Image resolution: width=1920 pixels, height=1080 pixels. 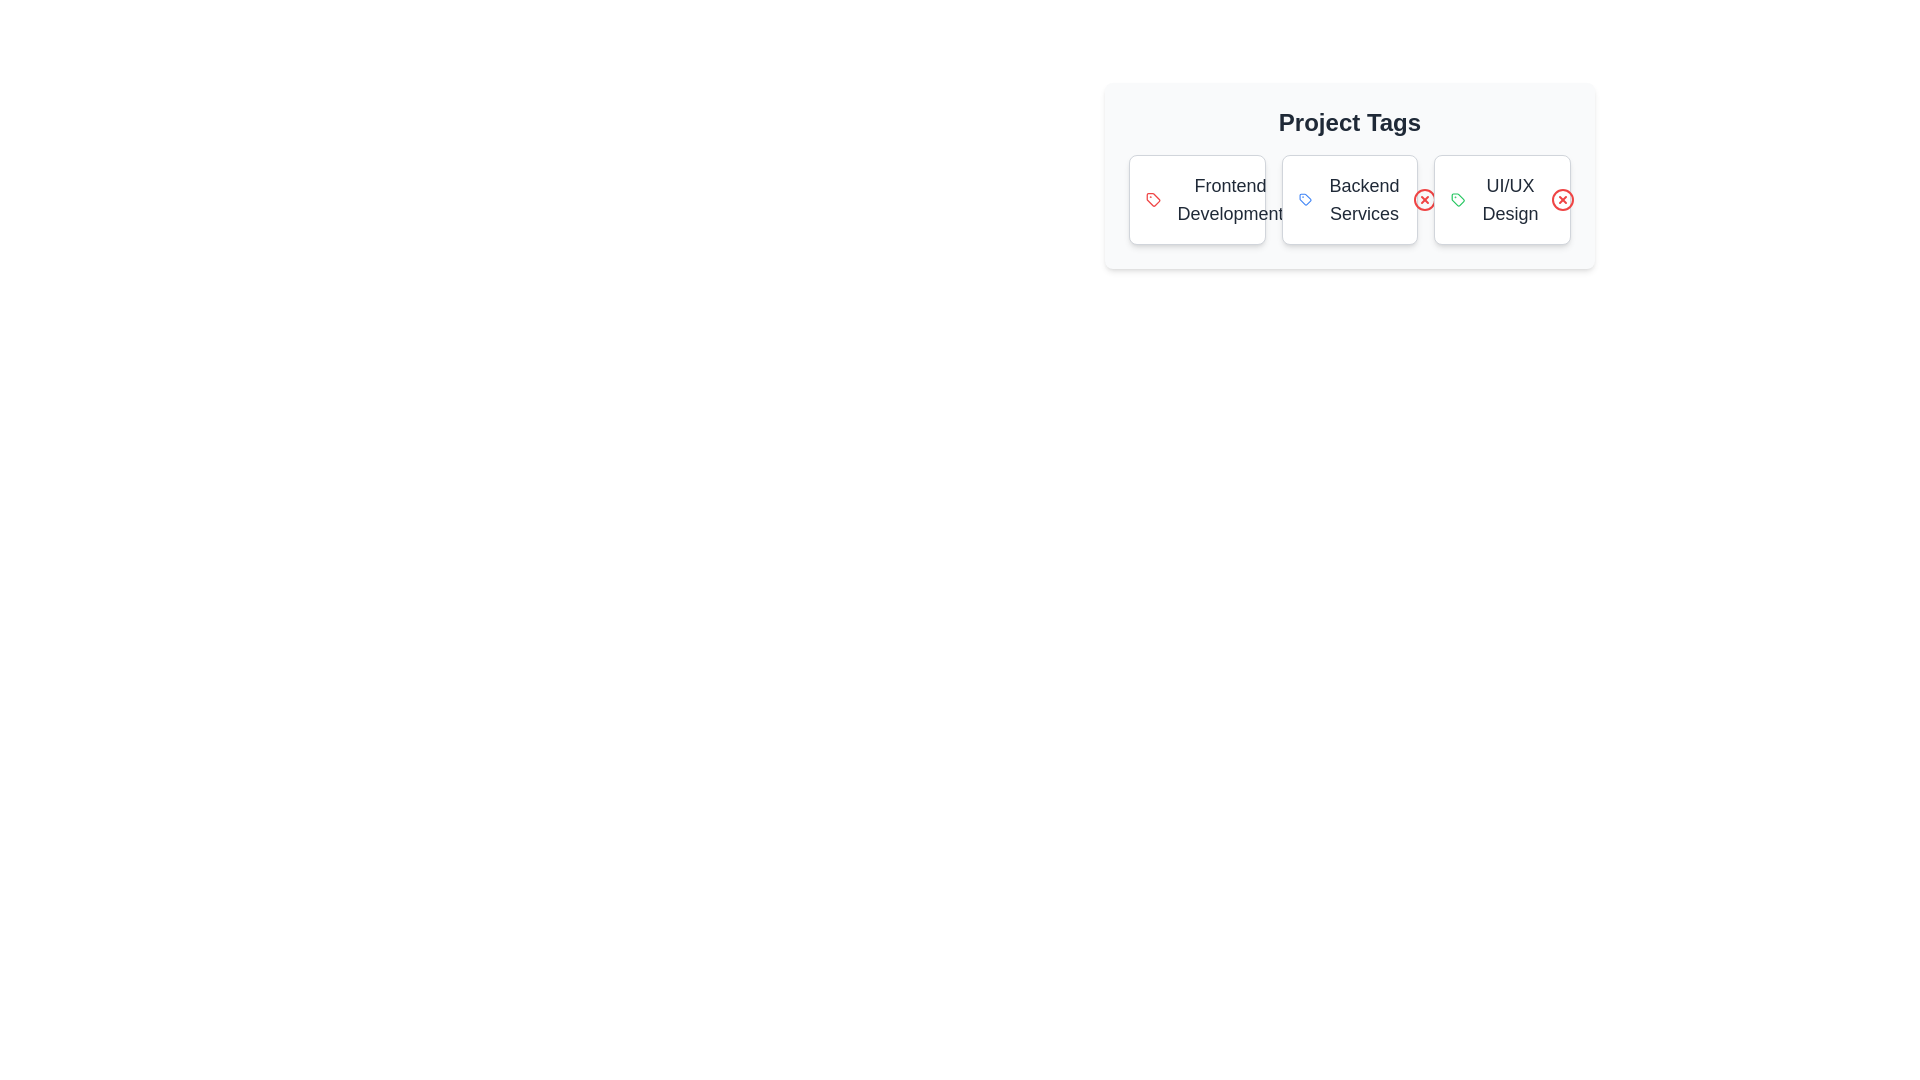 What do you see at coordinates (1458, 200) in the screenshot?
I see `the tag icon for UI/UX Design` at bounding box center [1458, 200].